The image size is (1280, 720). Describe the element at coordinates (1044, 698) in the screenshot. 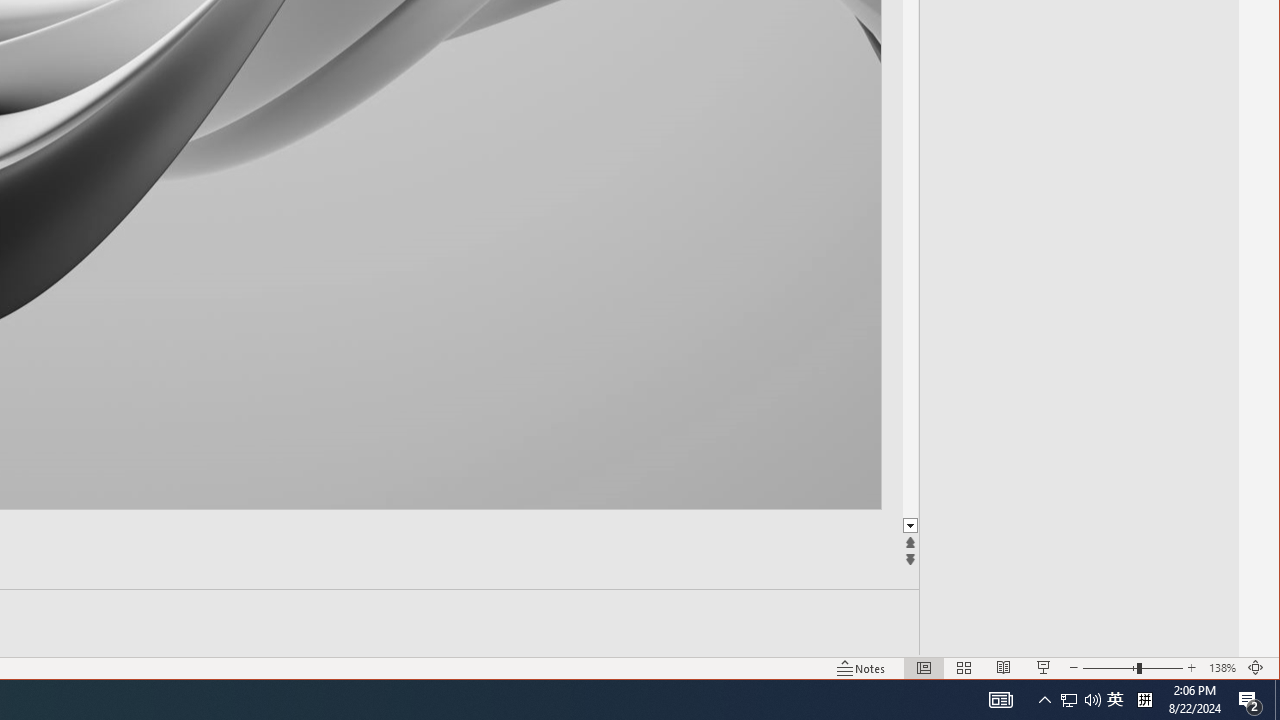

I see `'Notification Chevron'` at that location.